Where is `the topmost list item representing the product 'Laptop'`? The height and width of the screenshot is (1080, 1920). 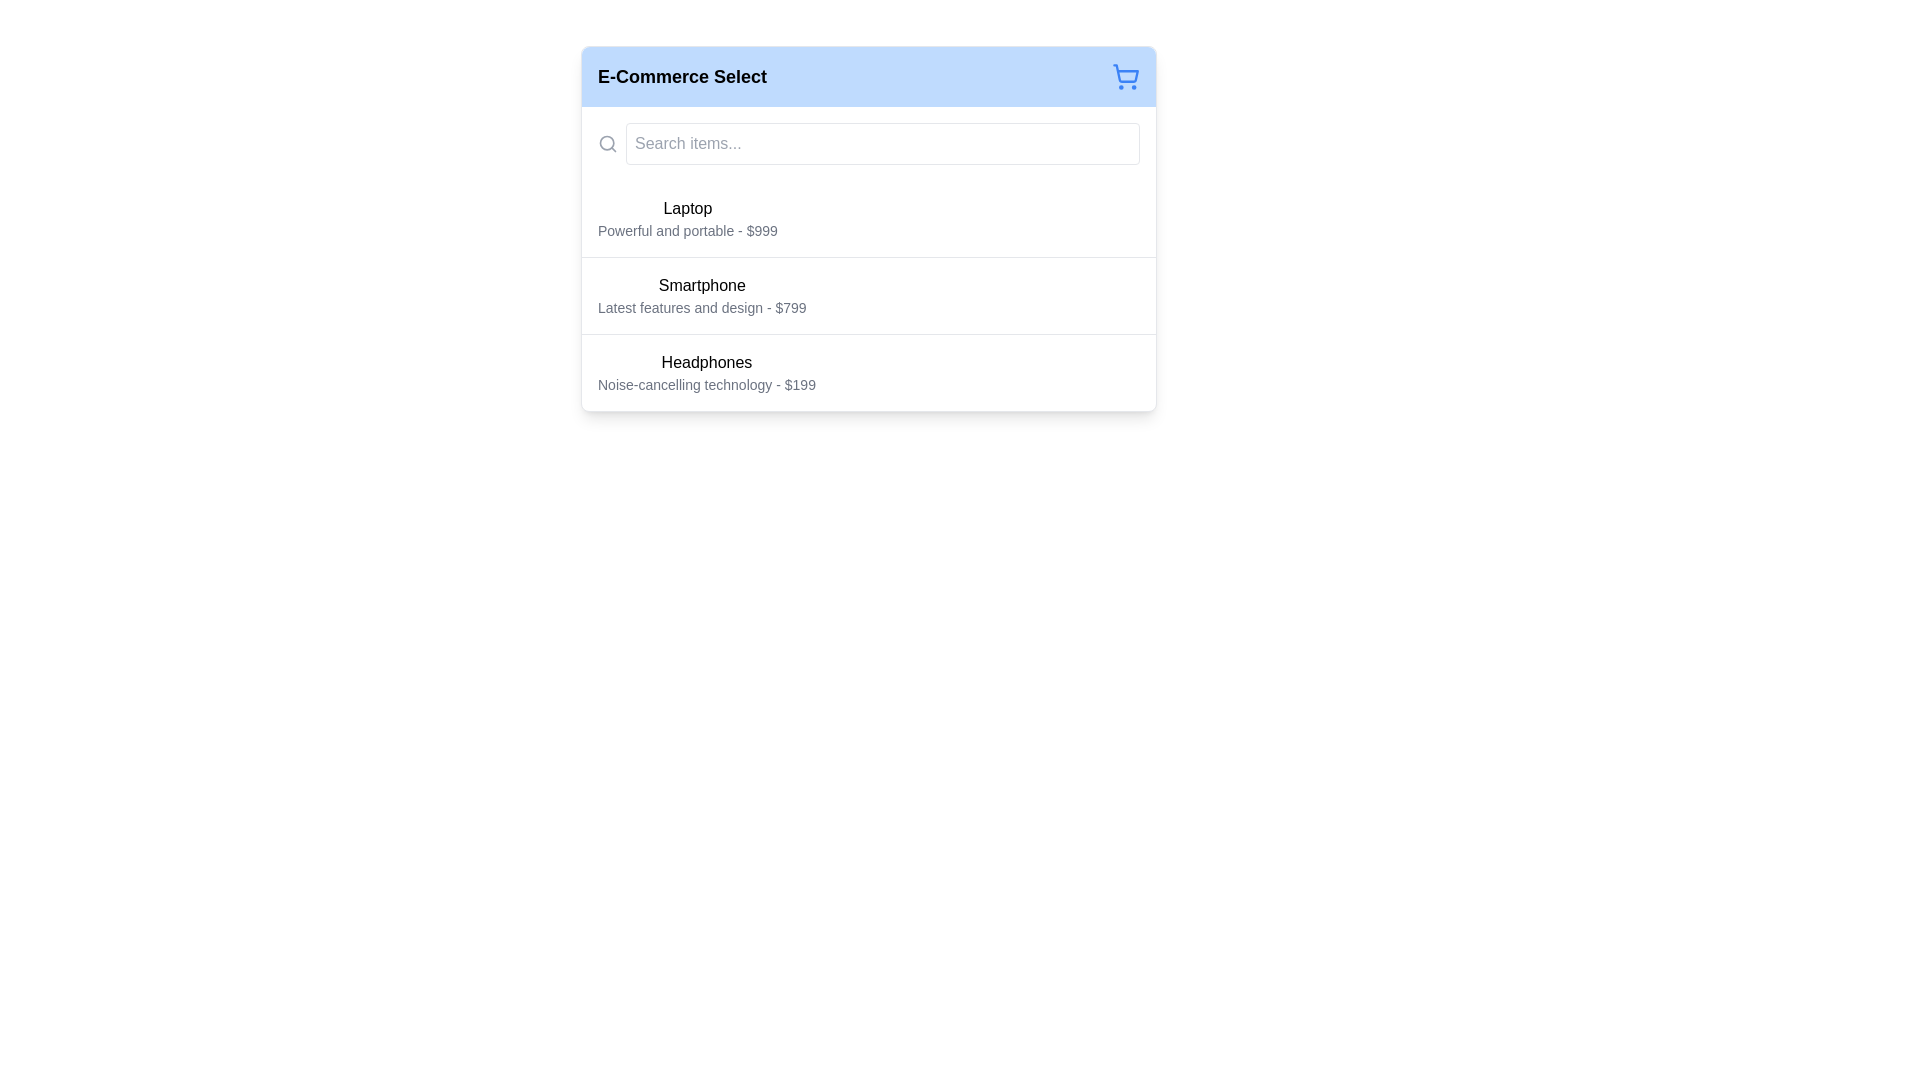
the topmost list item representing the product 'Laptop' is located at coordinates (687, 219).